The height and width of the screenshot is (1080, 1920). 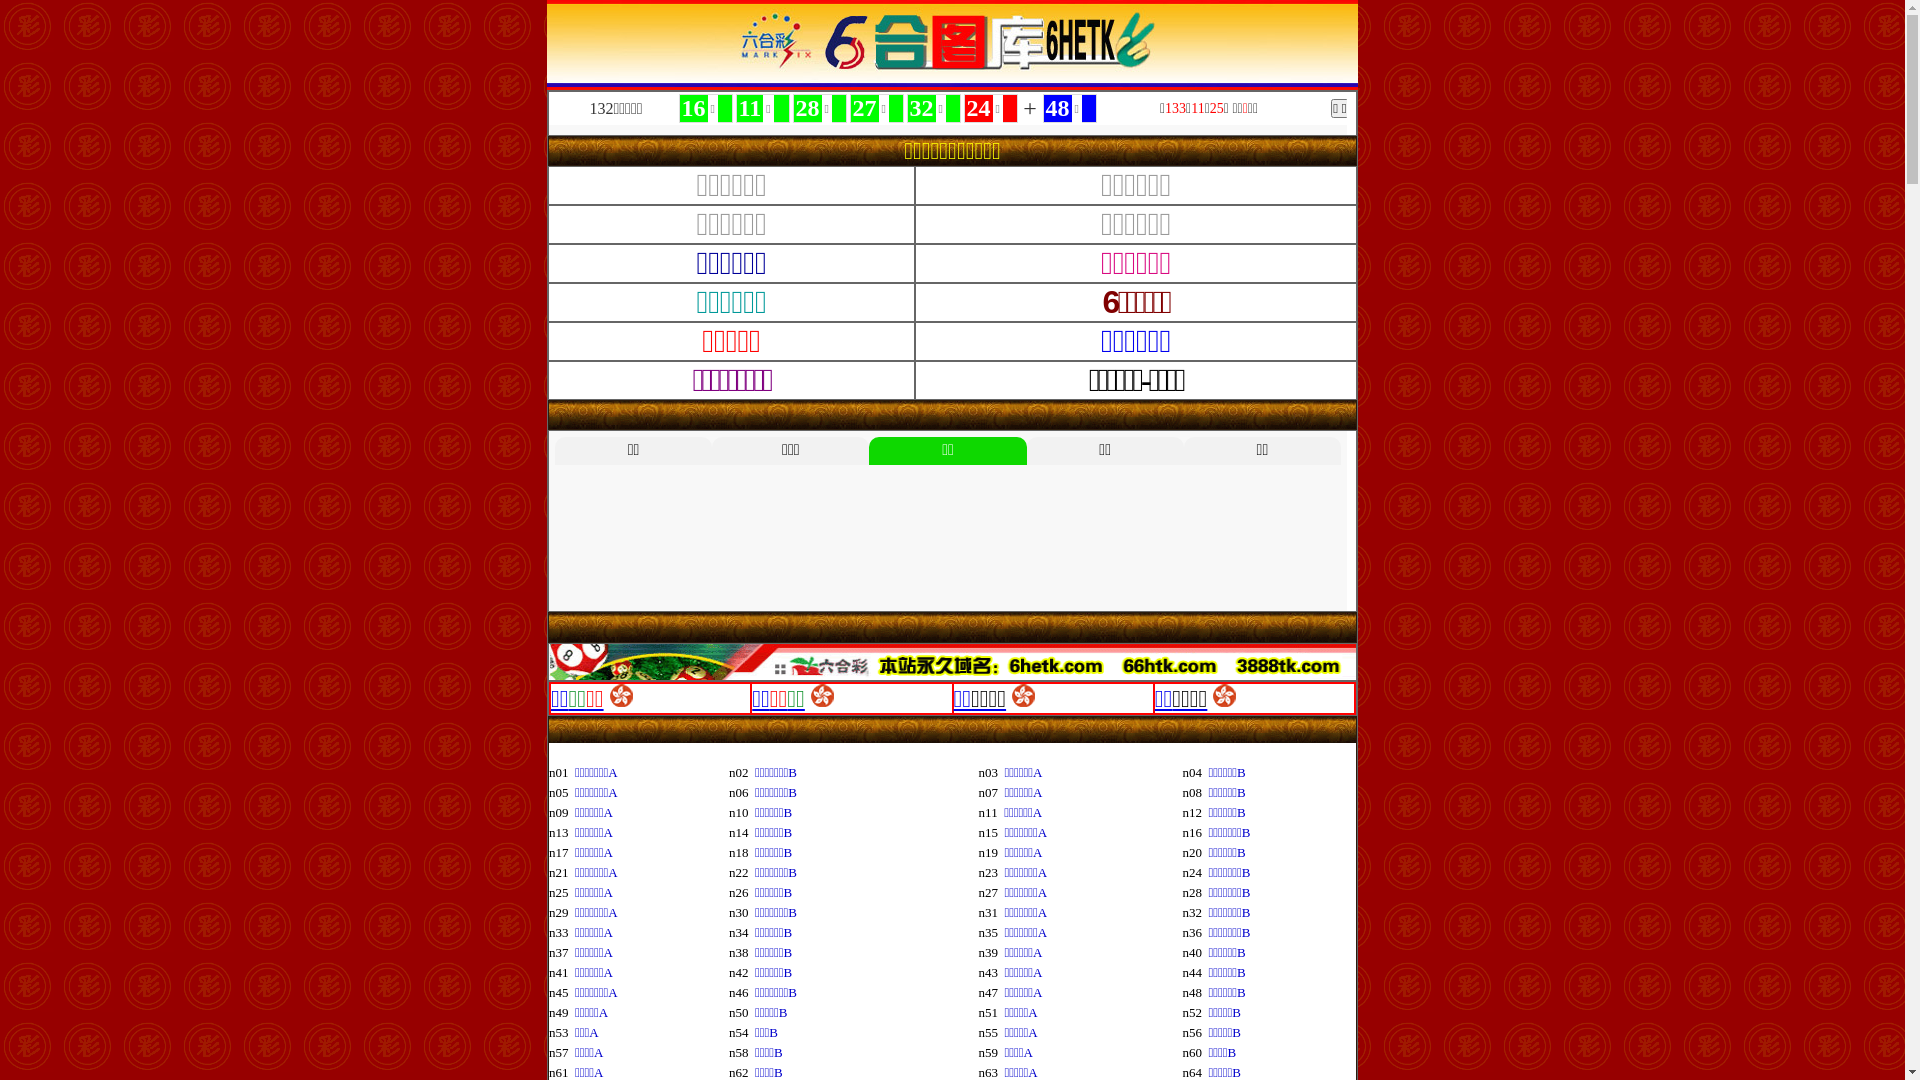 What do you see at coordinates (560, 832) in the screenshot?
I see `'n13 '` at bounding box center [560, 832].